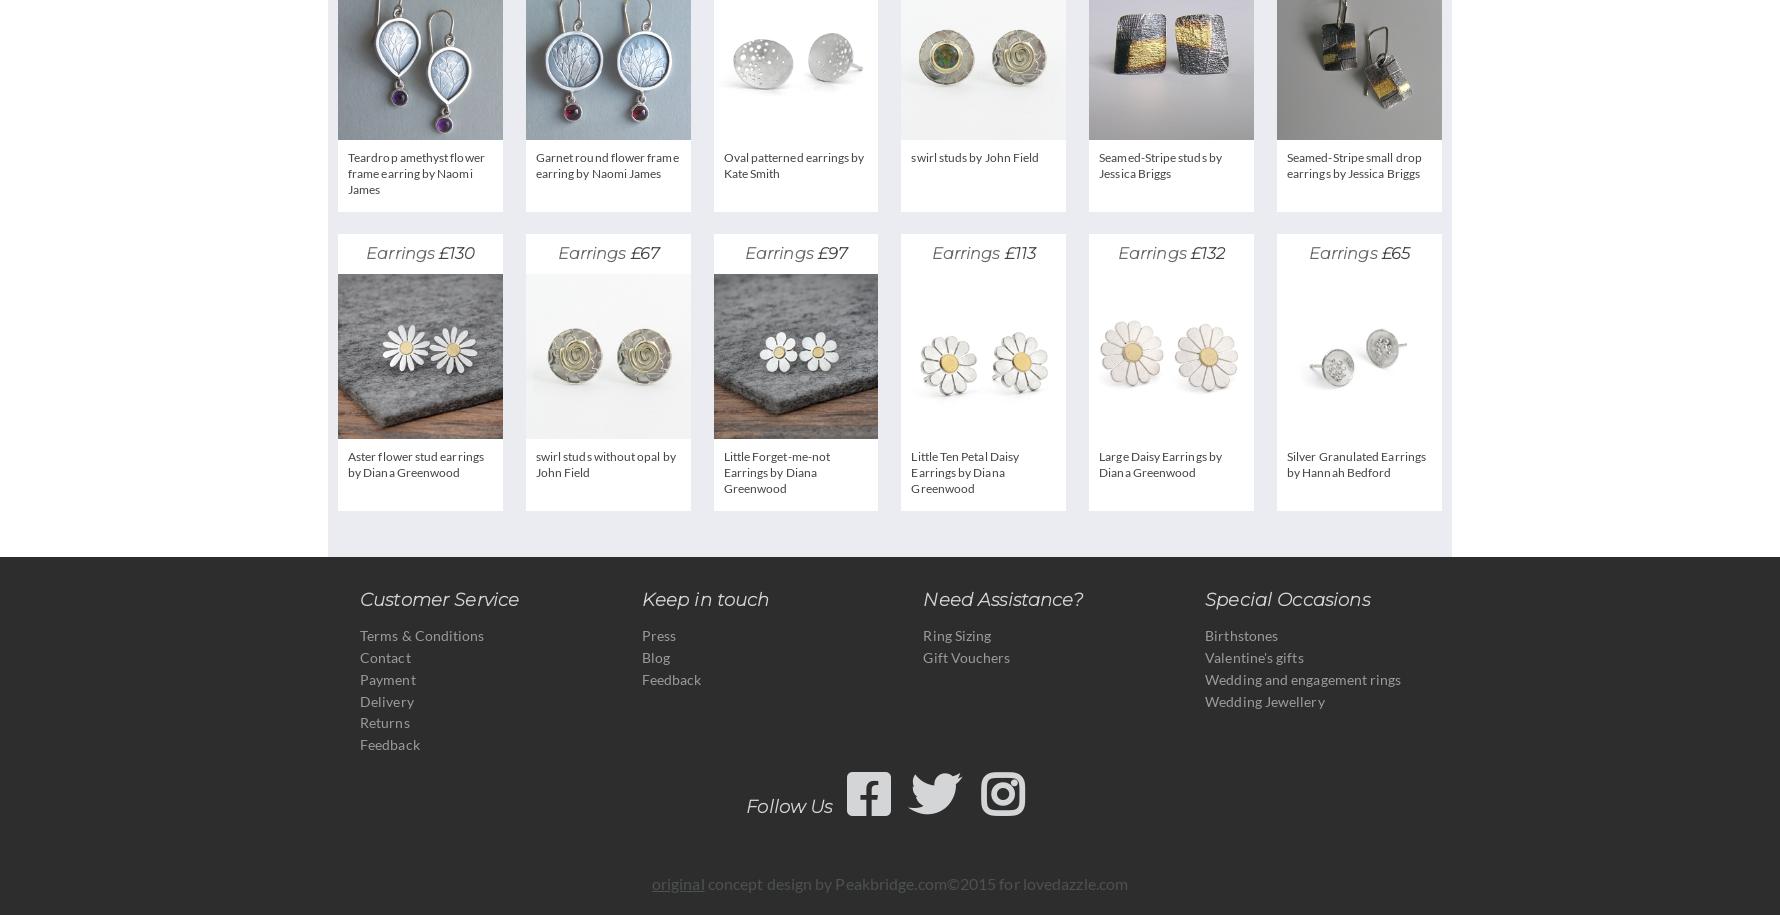 Image resolution: width=1780 pixels, height=915 pixels. What do you see at coordinates (438, 598) in the screenshot?
I see `'Customer Service'` at bounding box center [438, 598].